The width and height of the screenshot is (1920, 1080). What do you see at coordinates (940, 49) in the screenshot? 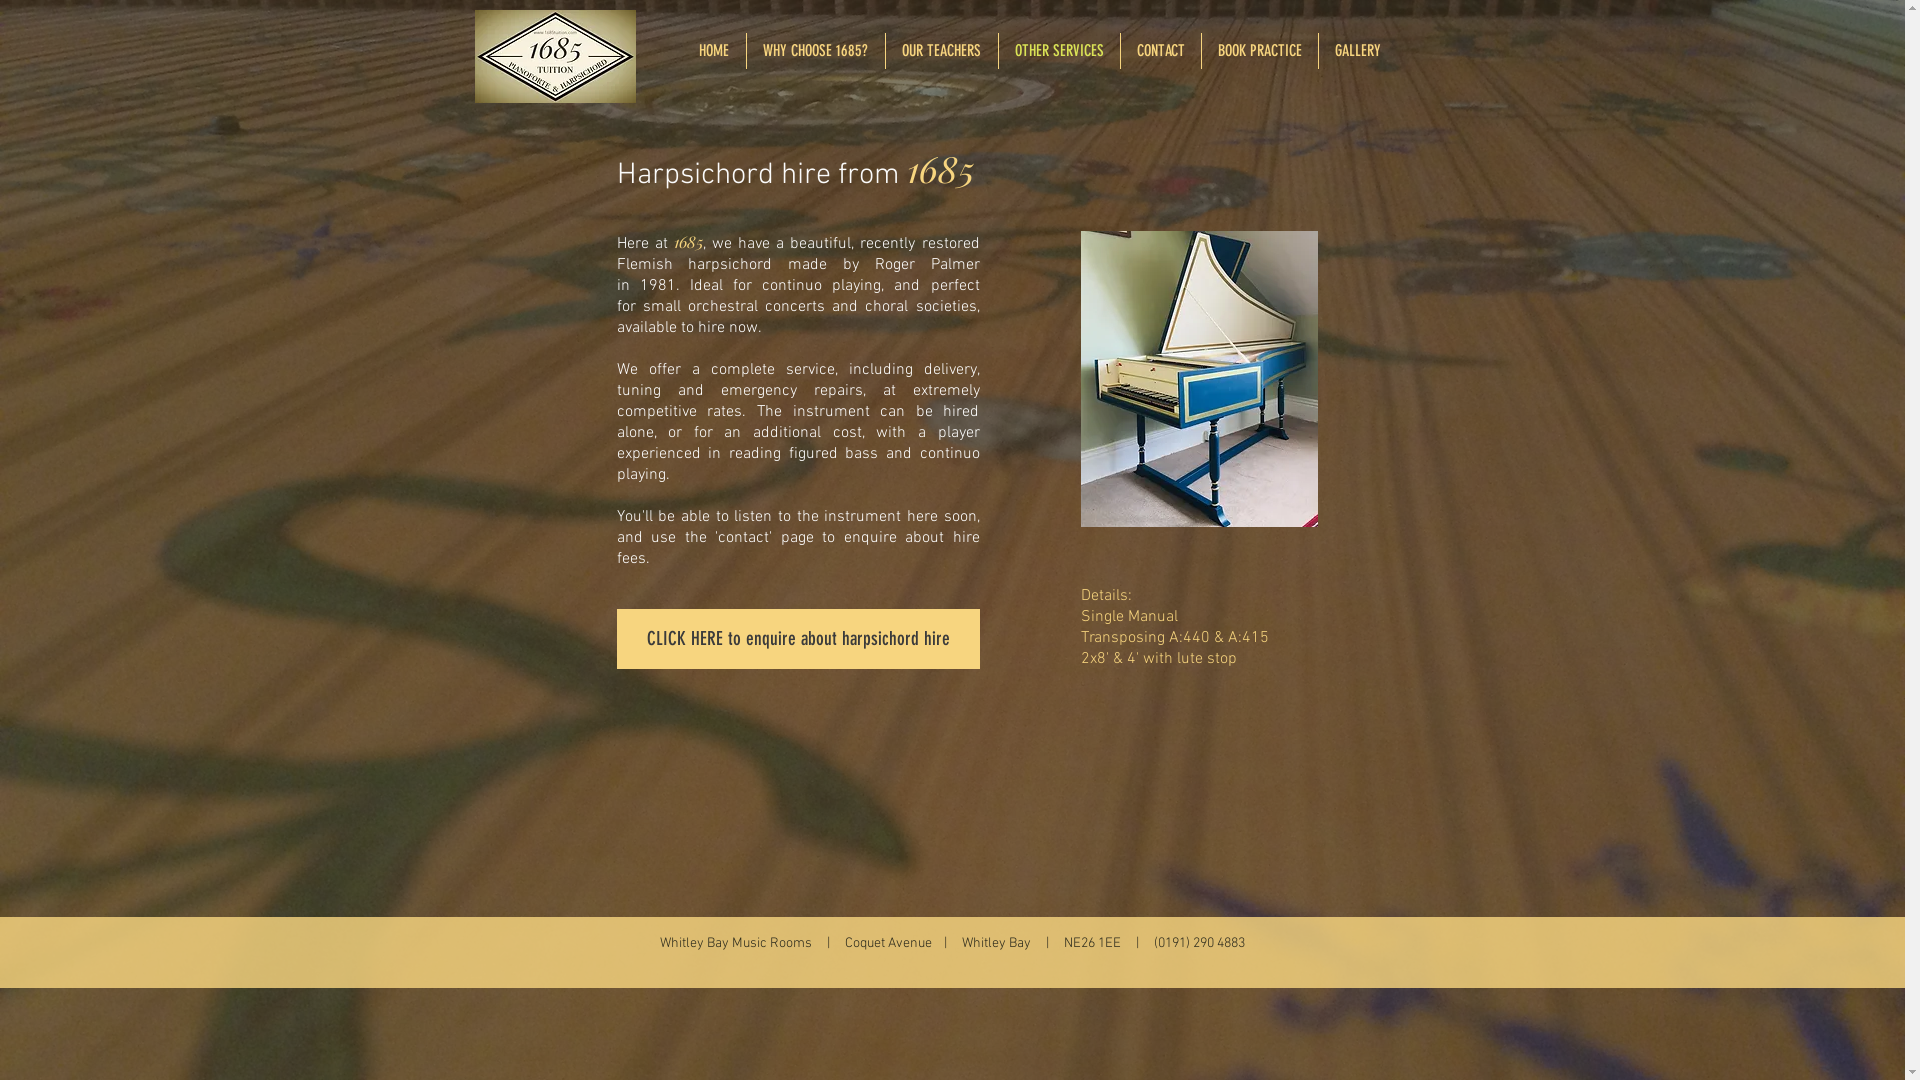
I see `'OUR TEACHERS'` at bounding box center [940, 49].